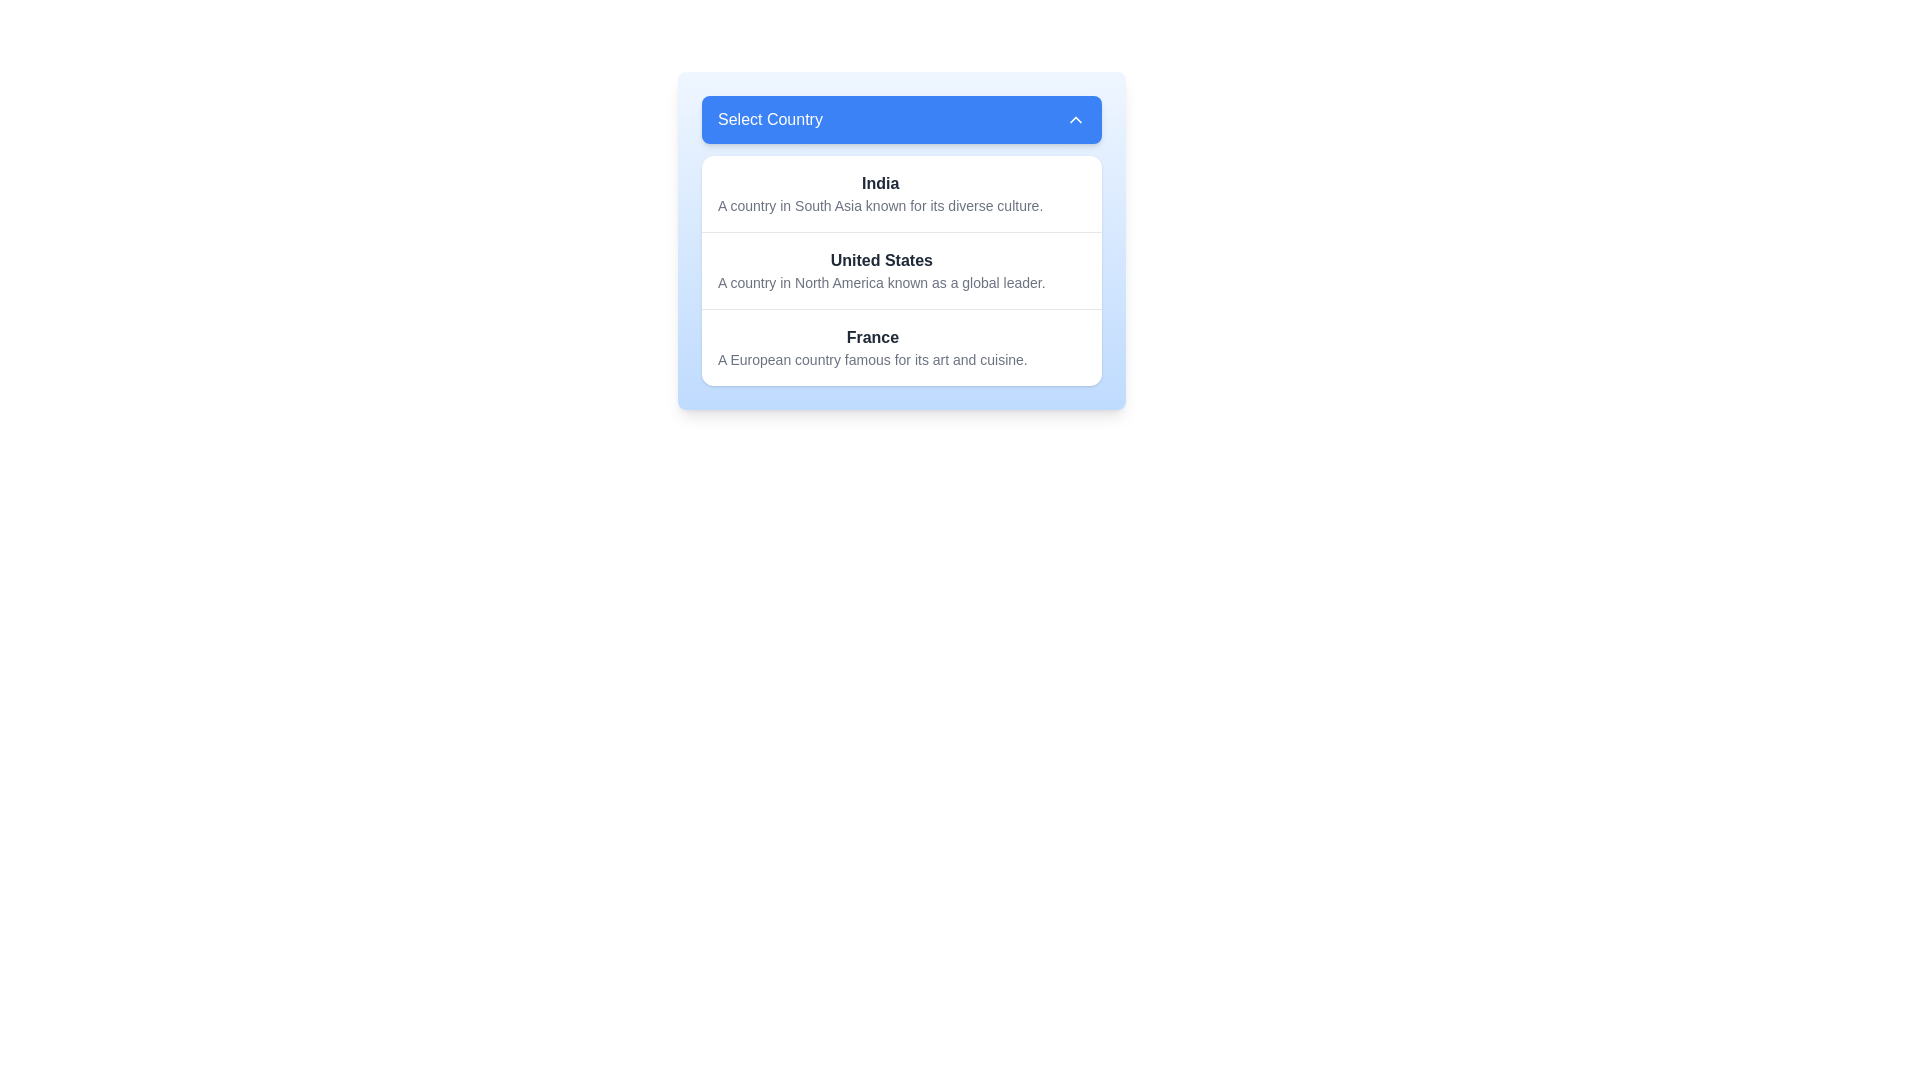  Describe the element at coordinates (901, 239) in the screenshot. I see `an individual country from the dropdown selector located centrally beneath the title bar by clicking on it` at that location.